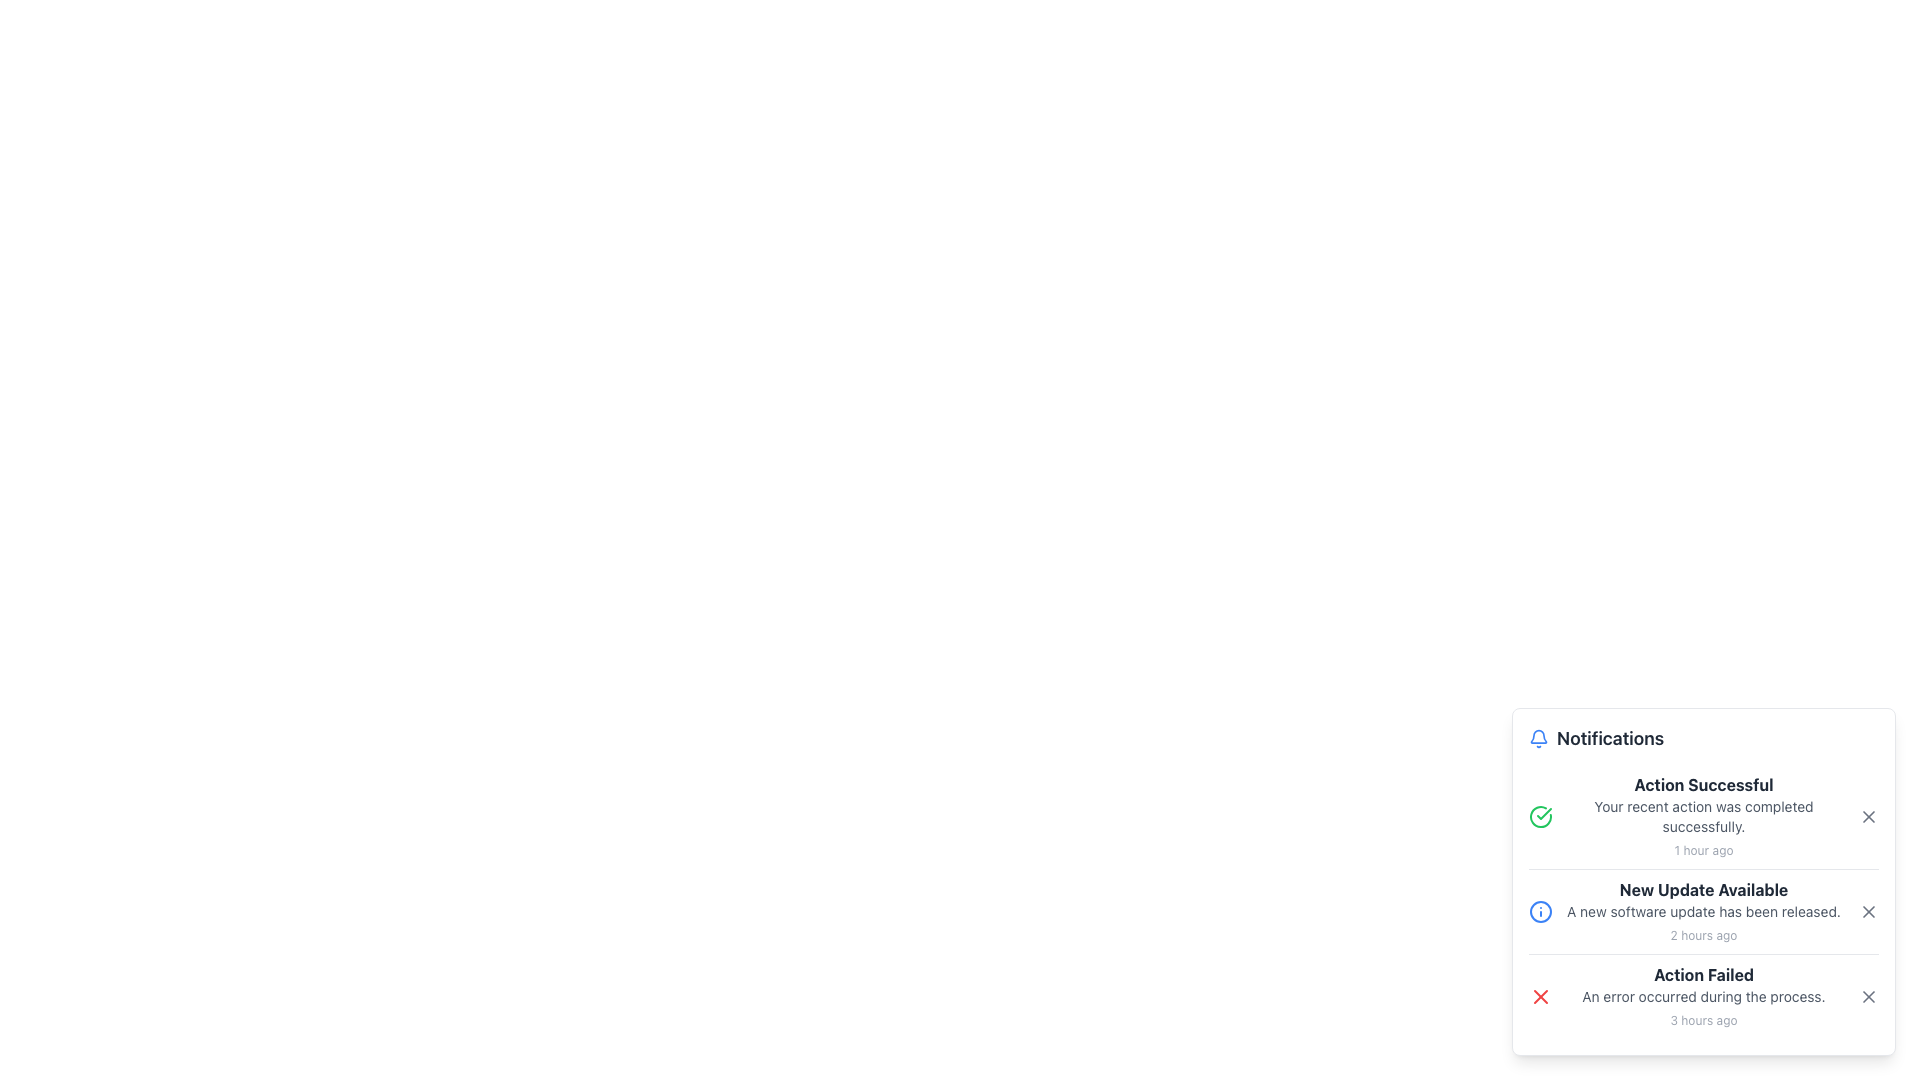  What do you see at coordinates (1703, 935) in the screenshot?
I see `the static text element that reads '2 hours ago', which is located at the bottom-right corner of the 'New Update Available' notification card` at bounding box center [1703, 935].